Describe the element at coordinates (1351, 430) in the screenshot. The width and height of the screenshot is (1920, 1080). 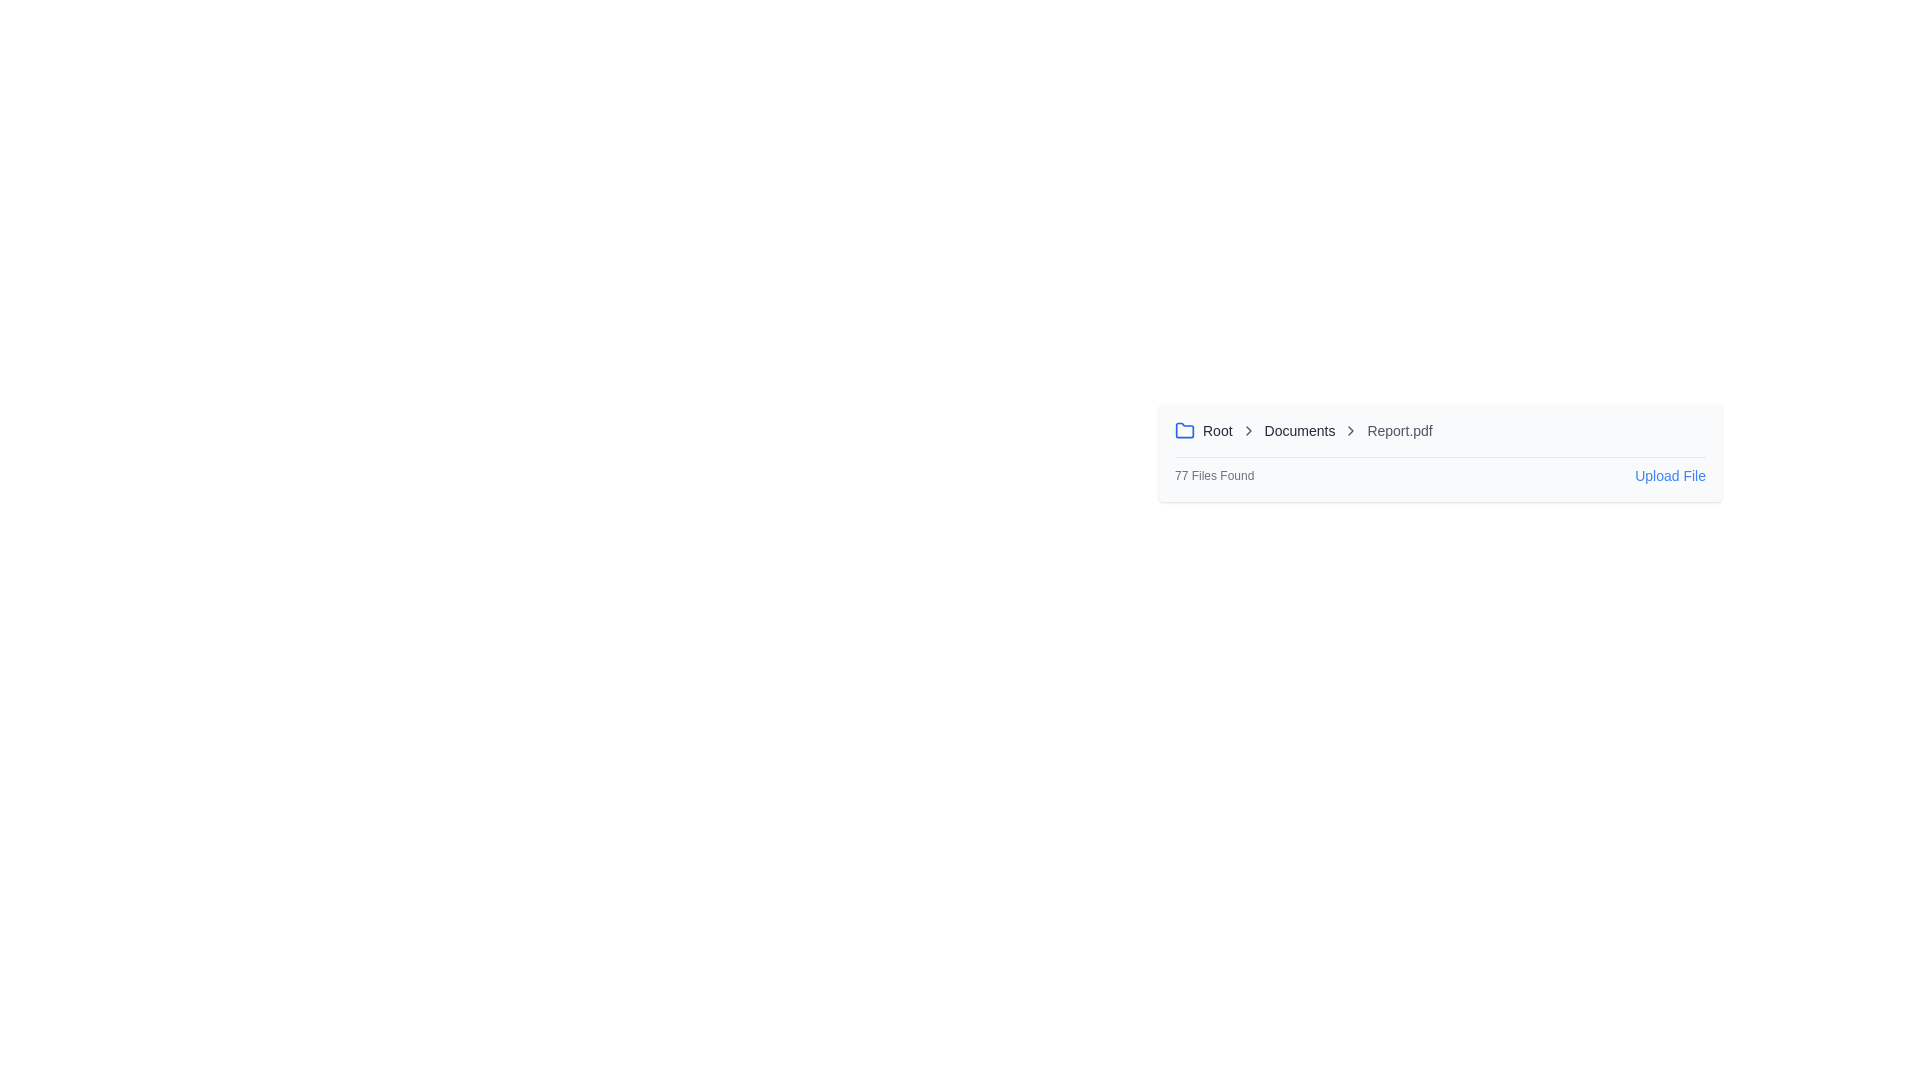
I see `the small gray chevron arrow icon pointing right, located in the breadcrumb navigation bar between 'Documents' and 'Report.pdf'` at that location.